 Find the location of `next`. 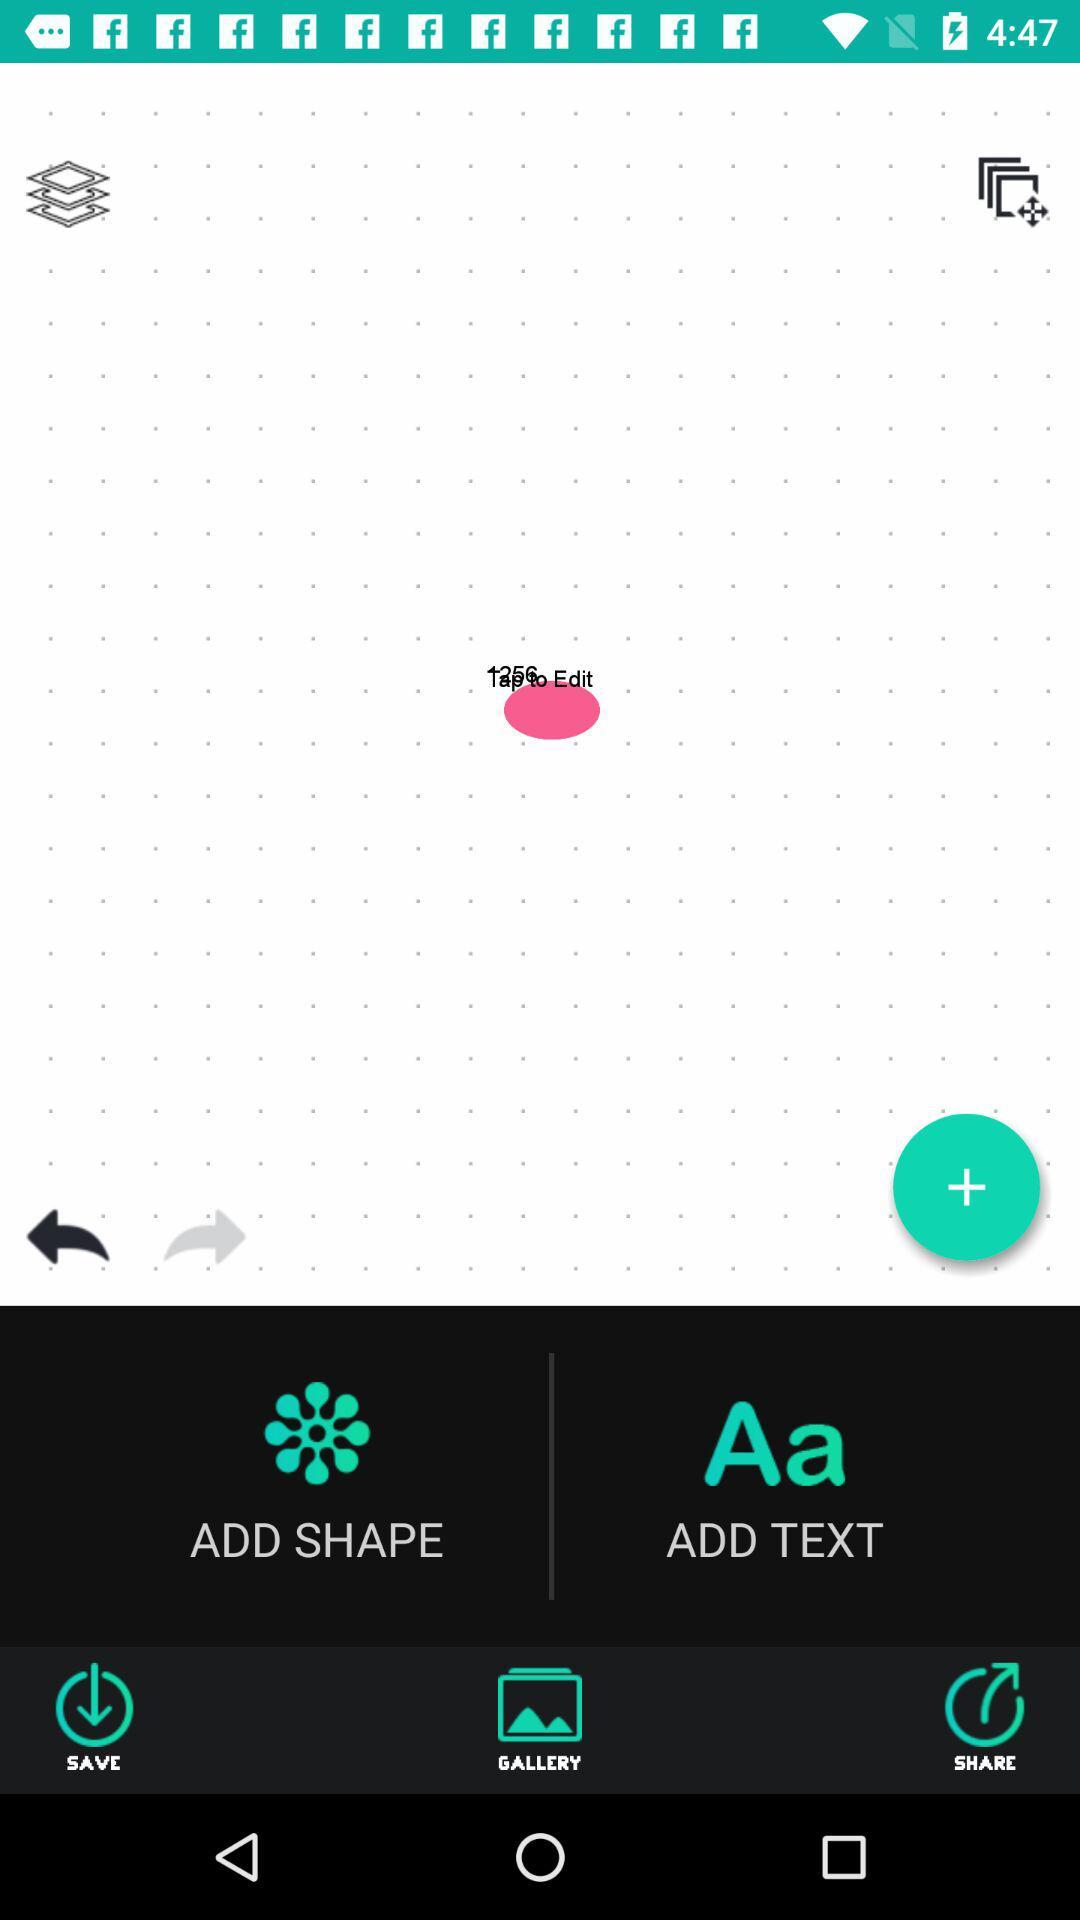

next is located at coordinates (204, 1236).